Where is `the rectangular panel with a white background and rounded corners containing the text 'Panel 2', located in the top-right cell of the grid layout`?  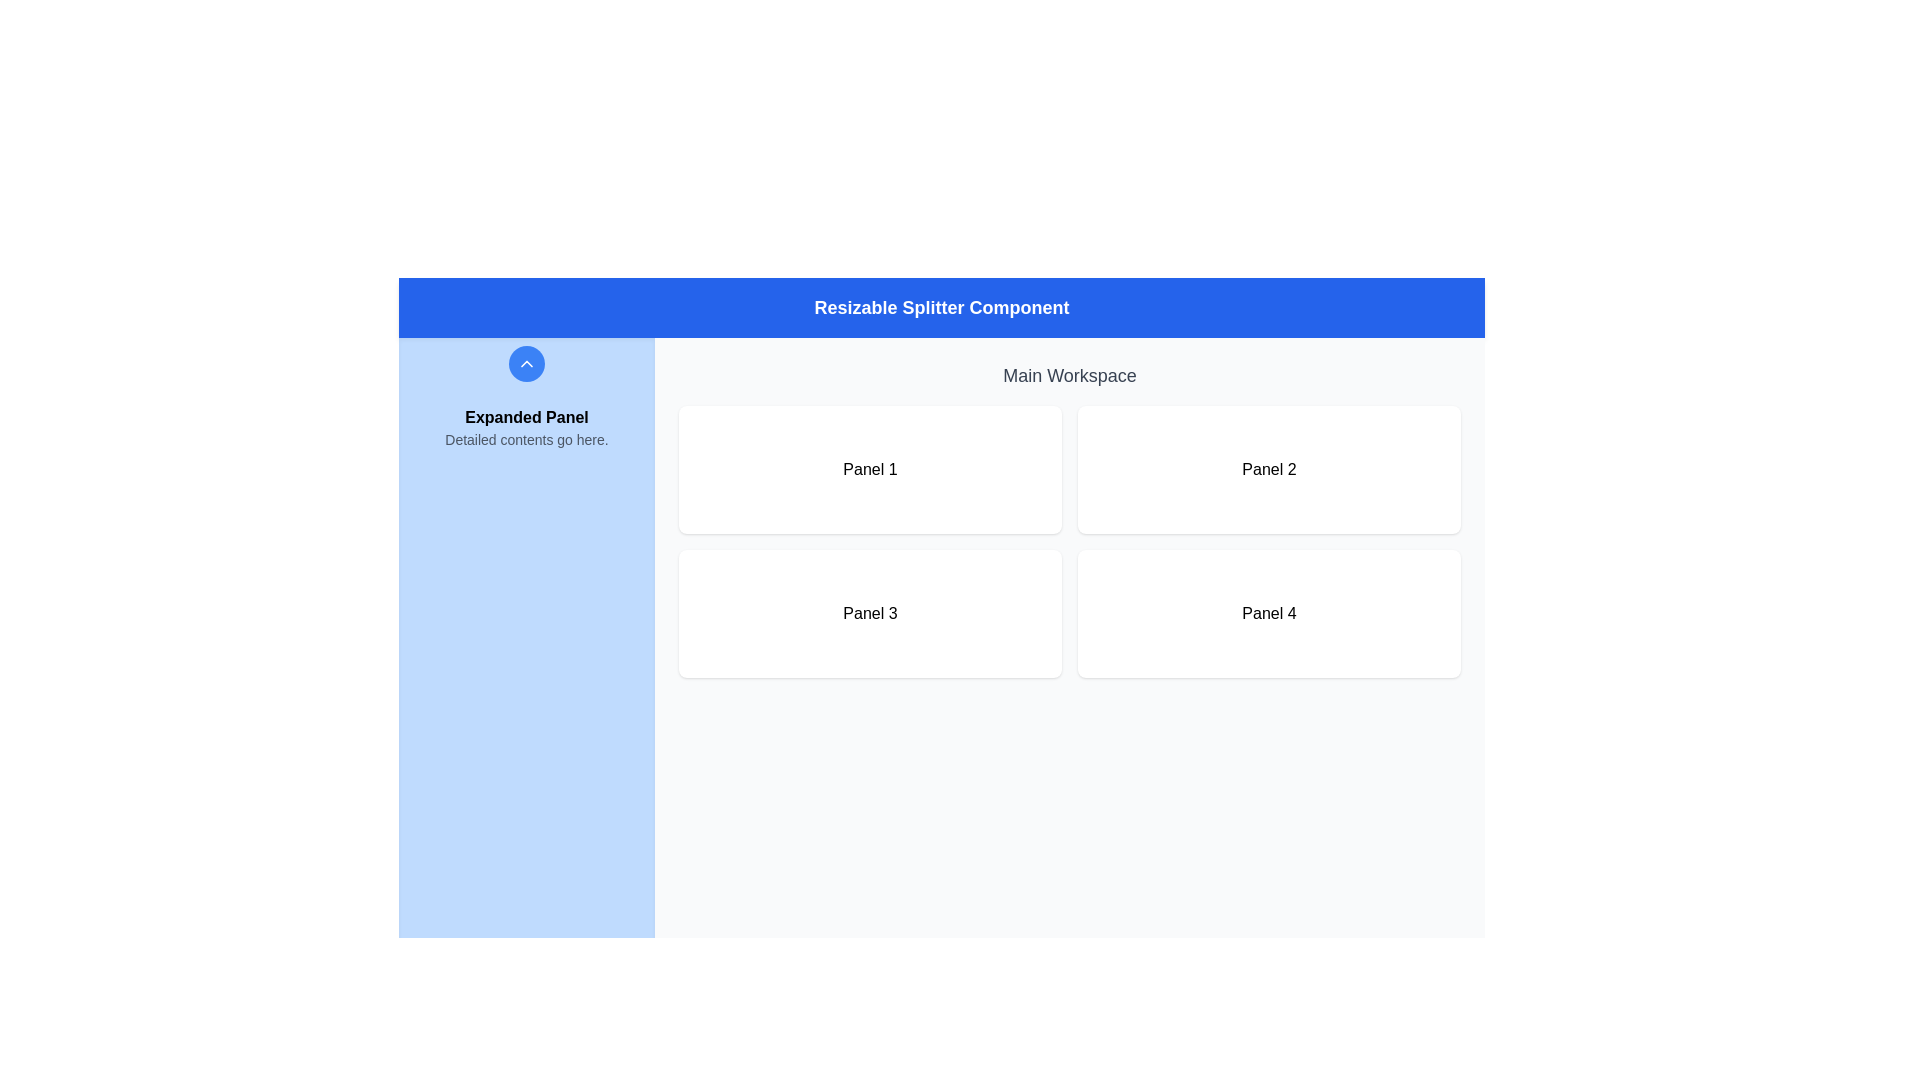 the rectangular panel with a white background and rounded corners containing the text 'Panel 2', located in the top-right cell of the grid layout is located at coordinates (1268, 470).